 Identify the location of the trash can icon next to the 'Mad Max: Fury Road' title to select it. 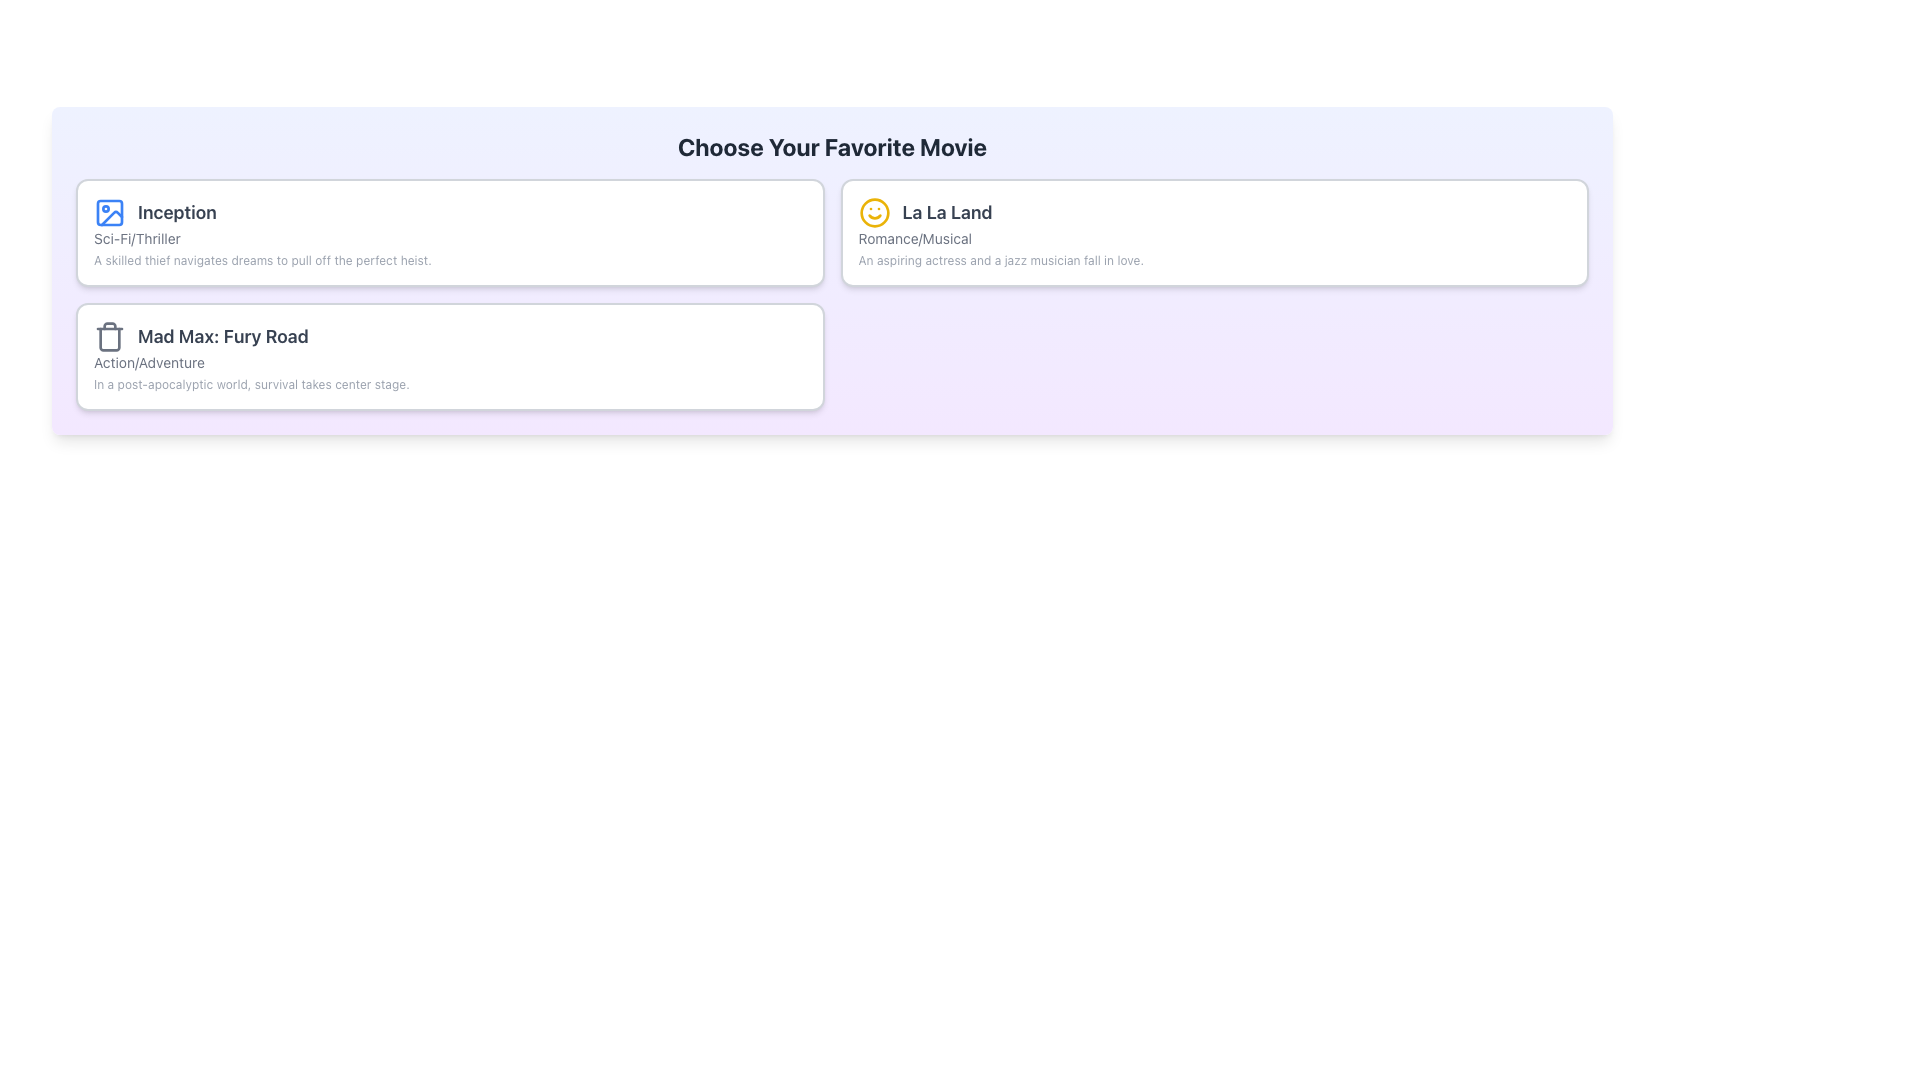
(109, 338).